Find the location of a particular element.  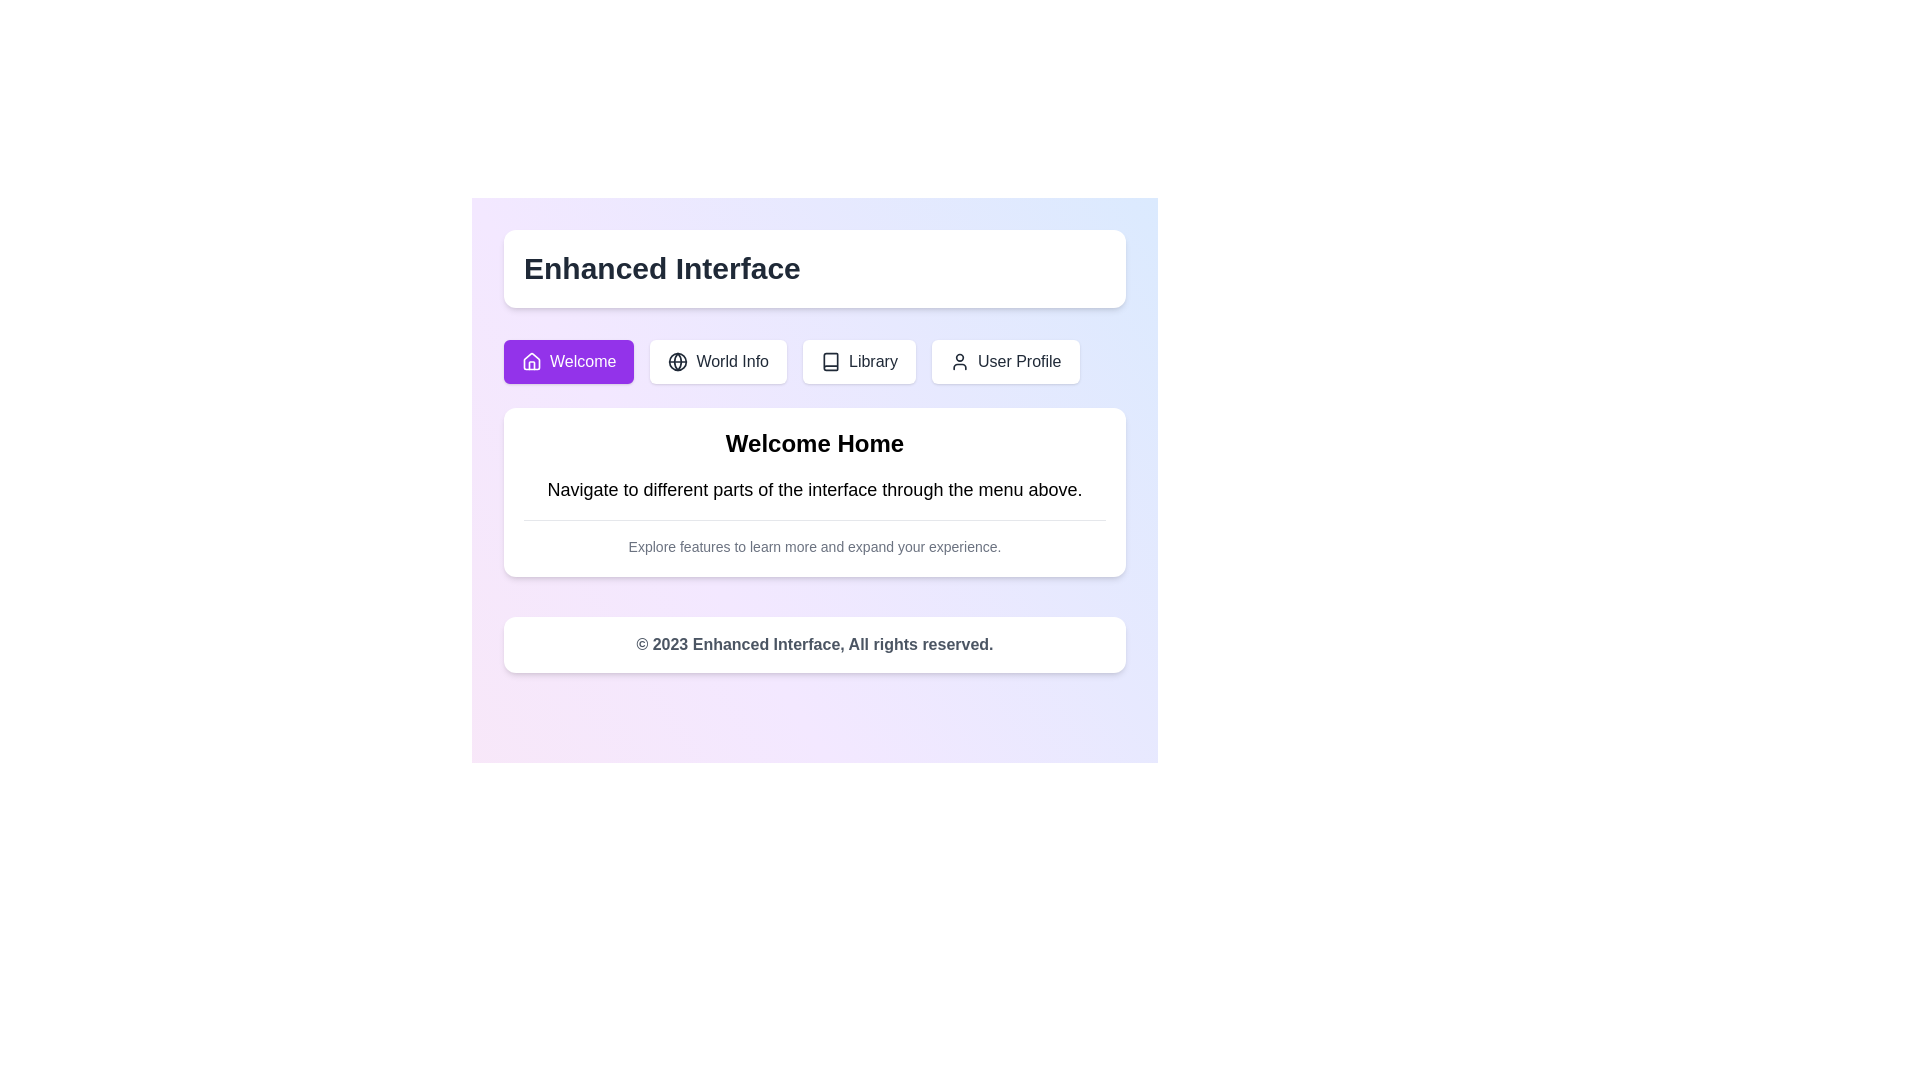

the static text label that describes the button for accessing the user profile, located in the upper-right side of the interface inside the navigation bar is located at coordinates (1019, 361).